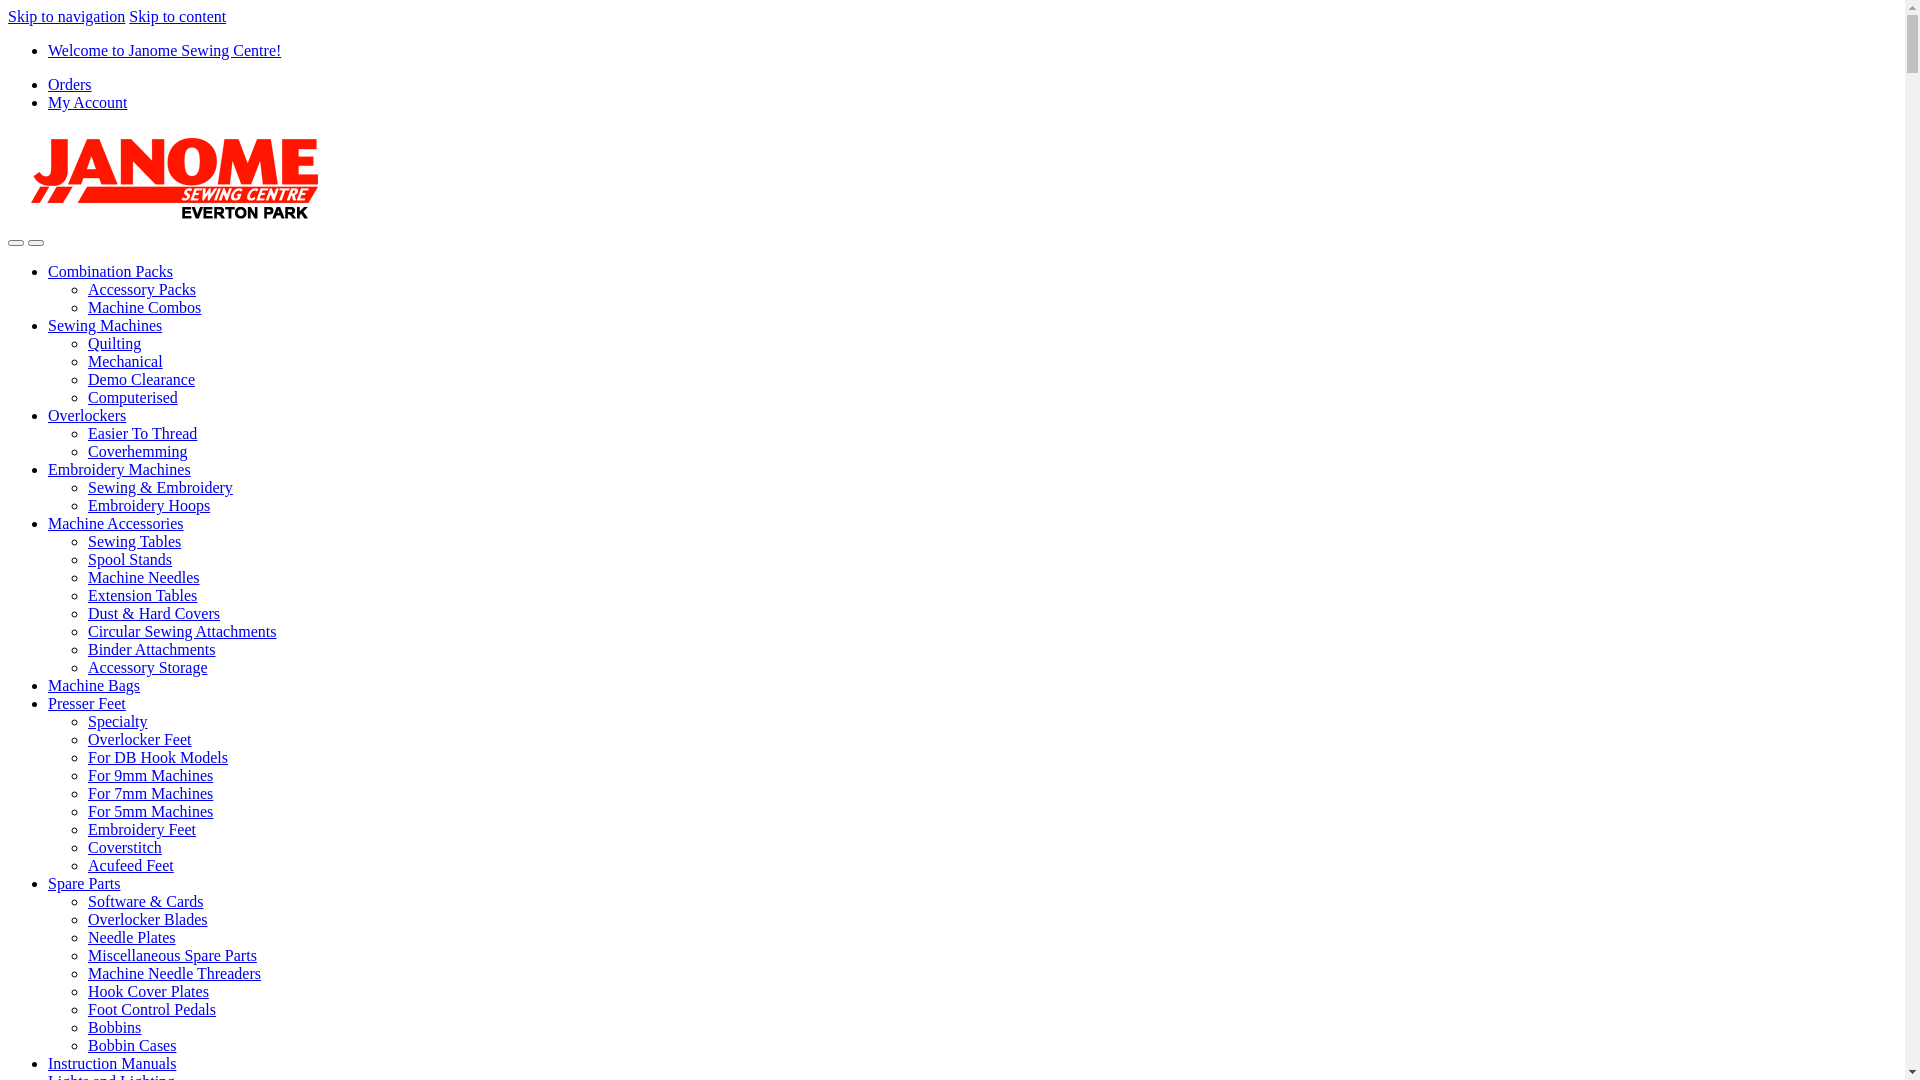 The width and height of the screenshot is (1920, 1080). What do you see at coordinates (151, 649) in the screenshot?
I see `'Binder Attachments'` at bounding box center [151, 649].